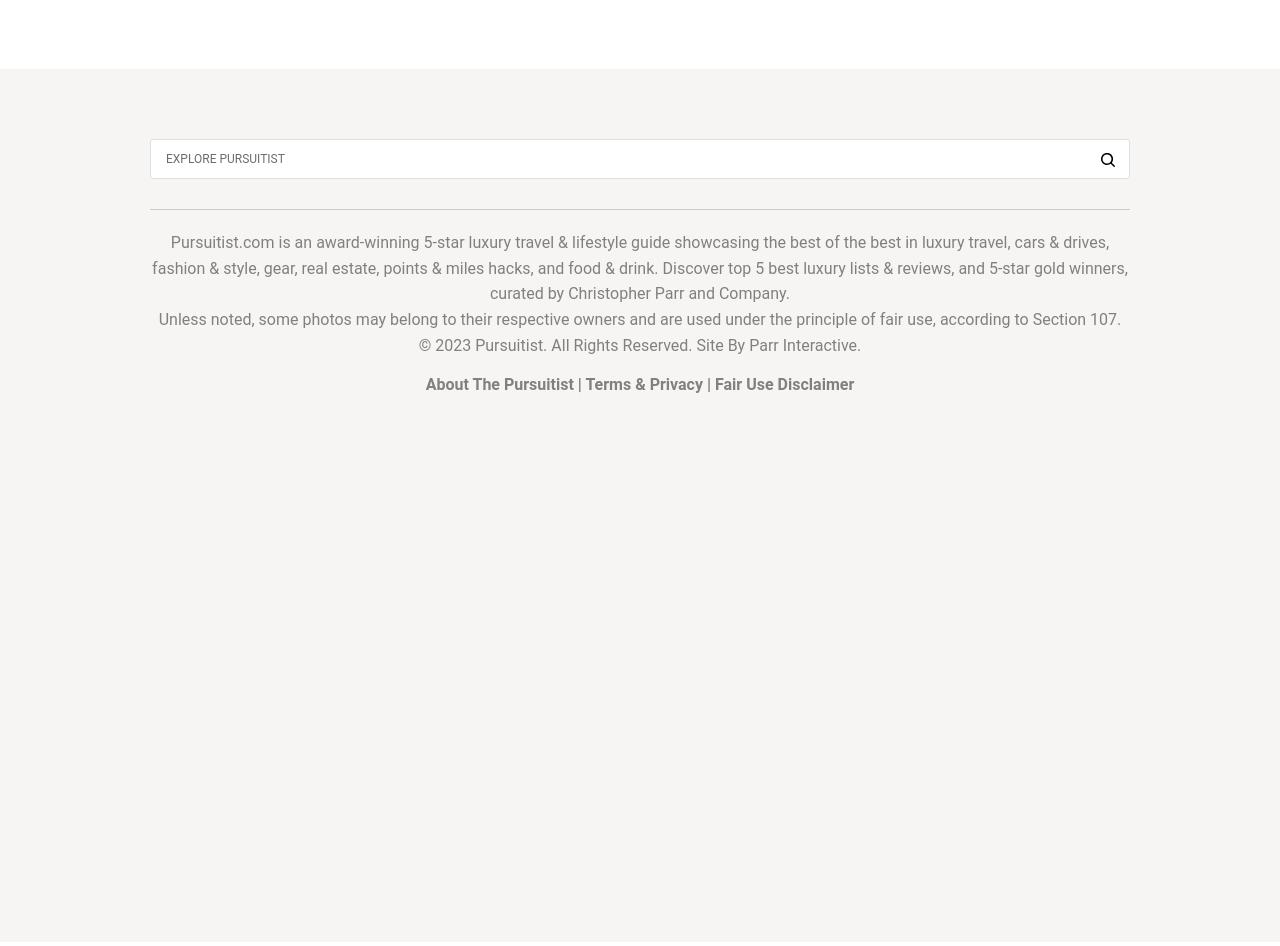  I want to click on 'Parr Interactive', so click(802, 344).